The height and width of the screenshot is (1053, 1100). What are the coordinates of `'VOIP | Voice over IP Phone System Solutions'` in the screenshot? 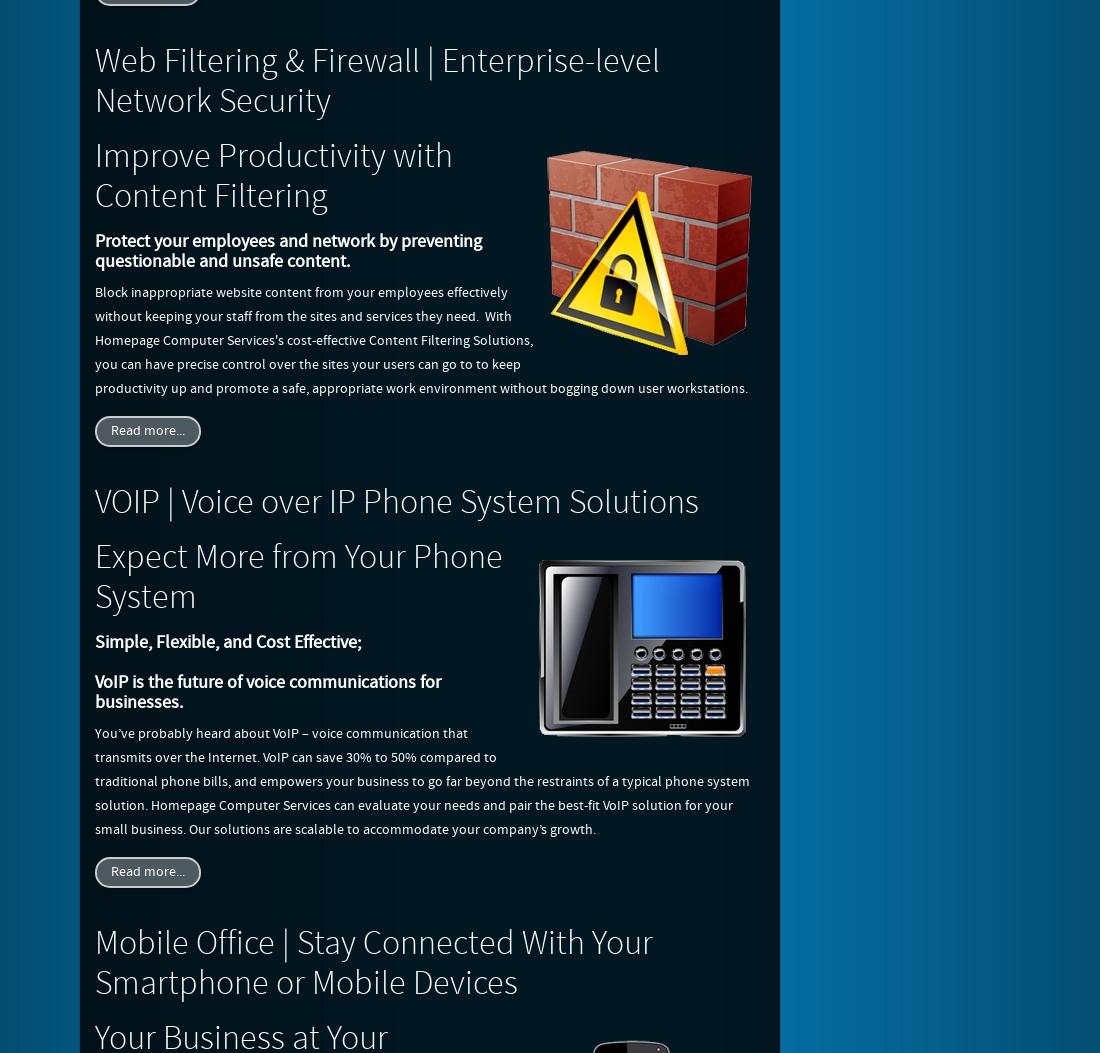 It's located at (396, 503).